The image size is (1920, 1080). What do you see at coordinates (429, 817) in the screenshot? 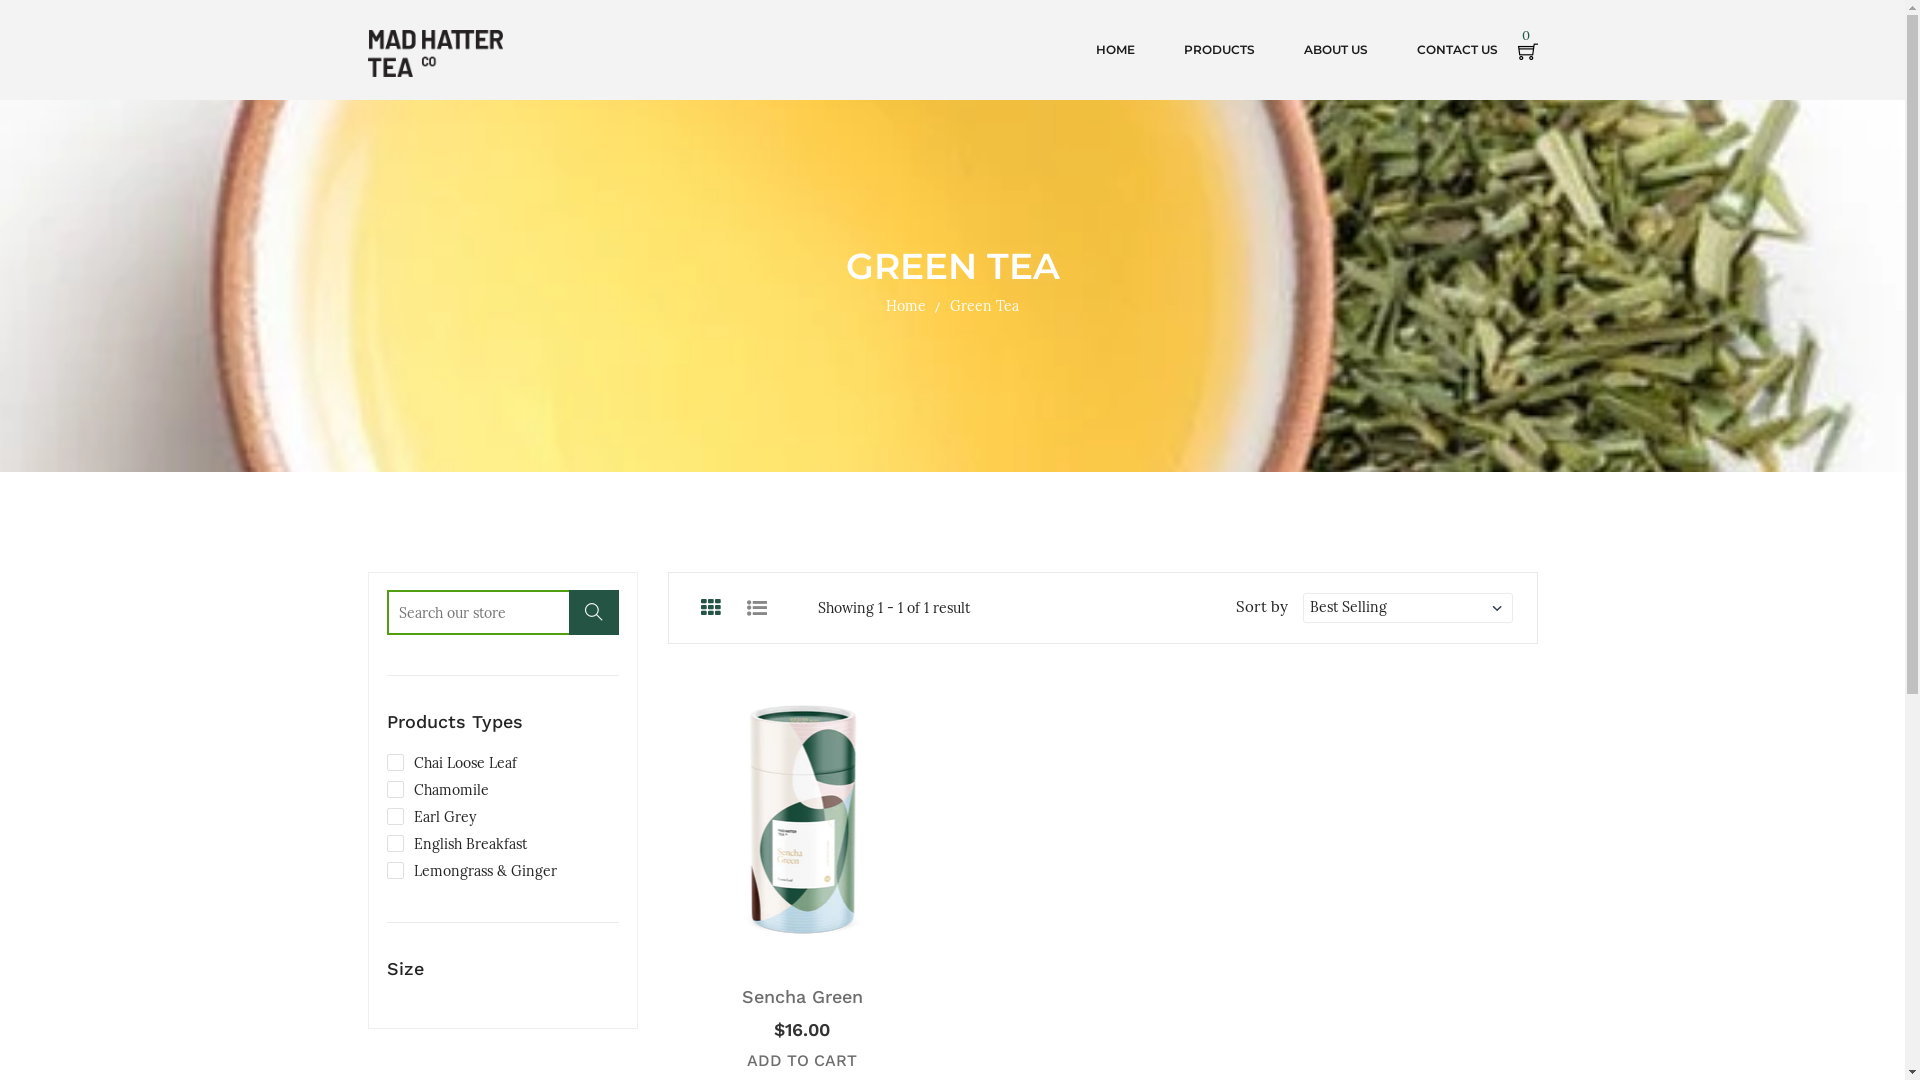
I see `'Earl Grey'` at bounding box center [429, 817].